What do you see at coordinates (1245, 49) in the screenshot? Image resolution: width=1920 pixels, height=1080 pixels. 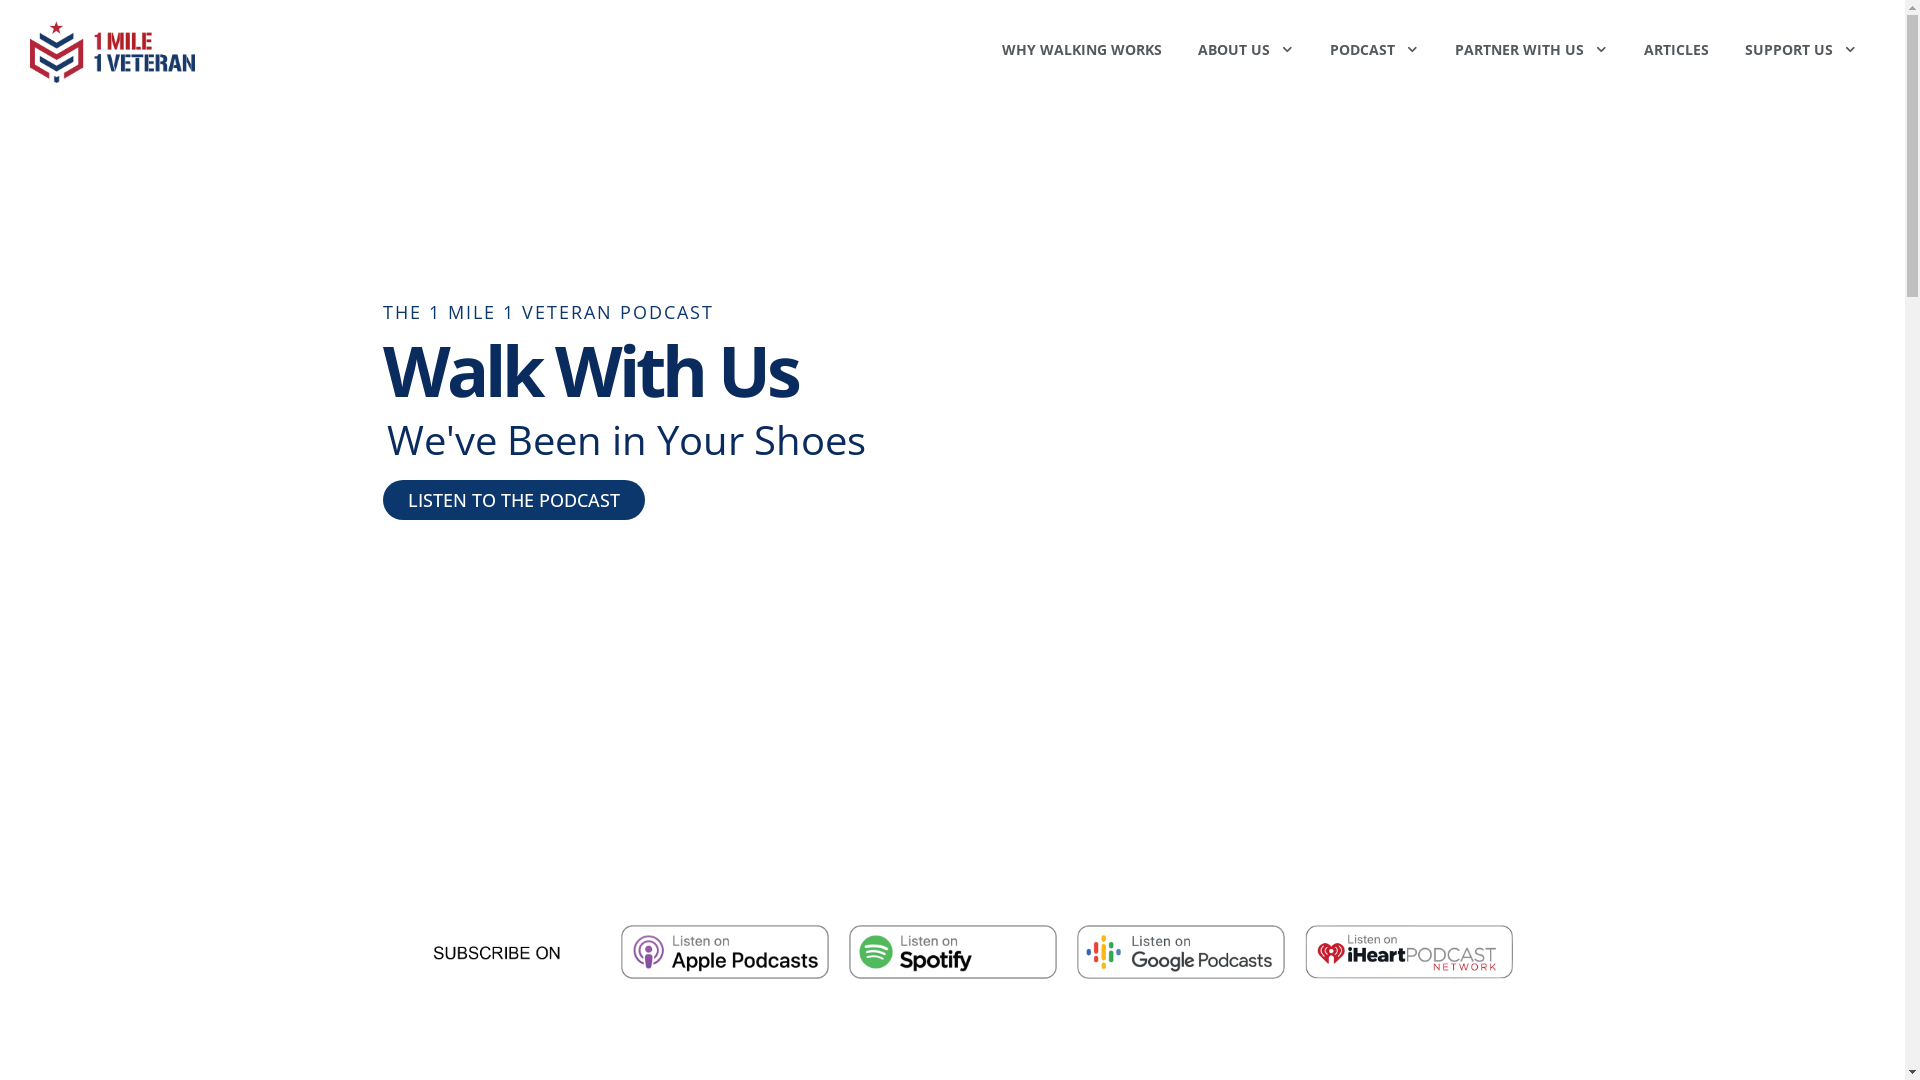 I see `'ABOUT US'` at bounding box center [1245, 49].